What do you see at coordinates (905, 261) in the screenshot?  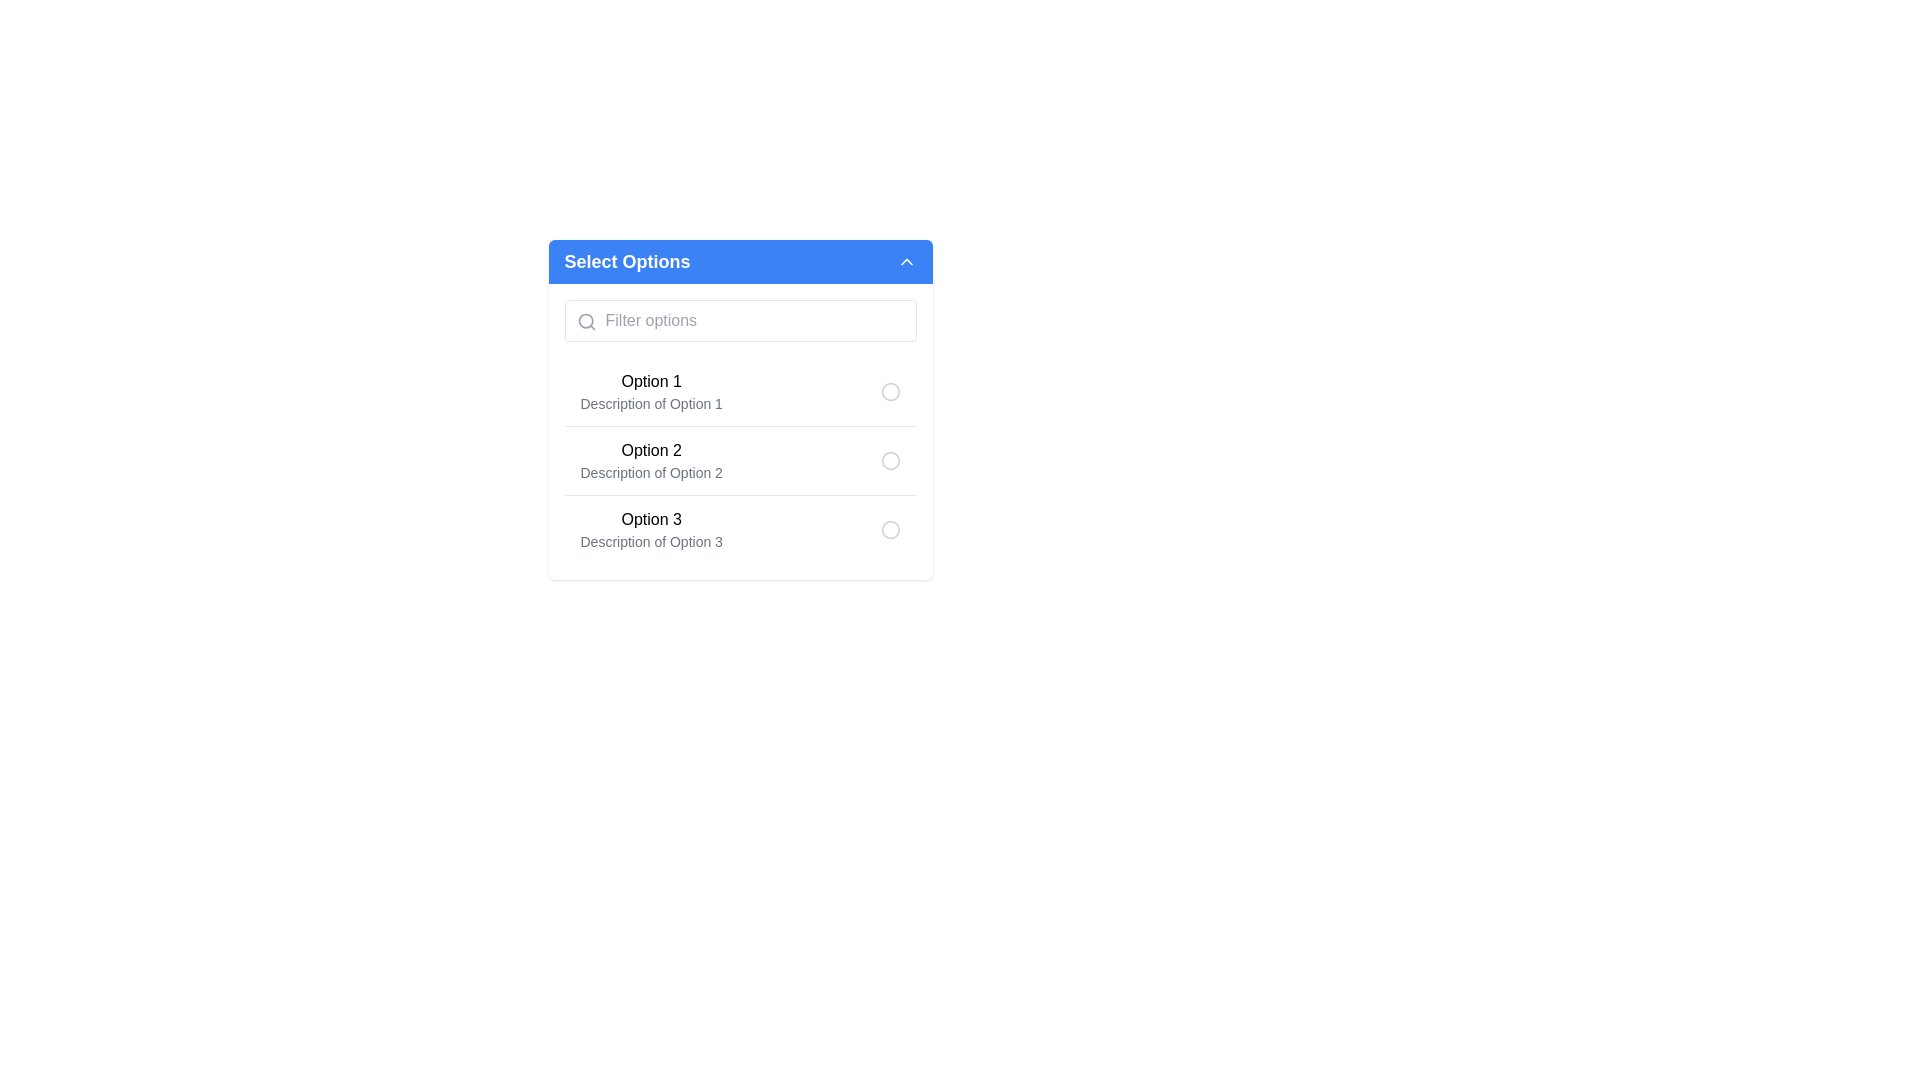 I see `the collapse icon located on the right side of the 'Select Options' header to minimize the options shown below` at bounding box center [905, 261].